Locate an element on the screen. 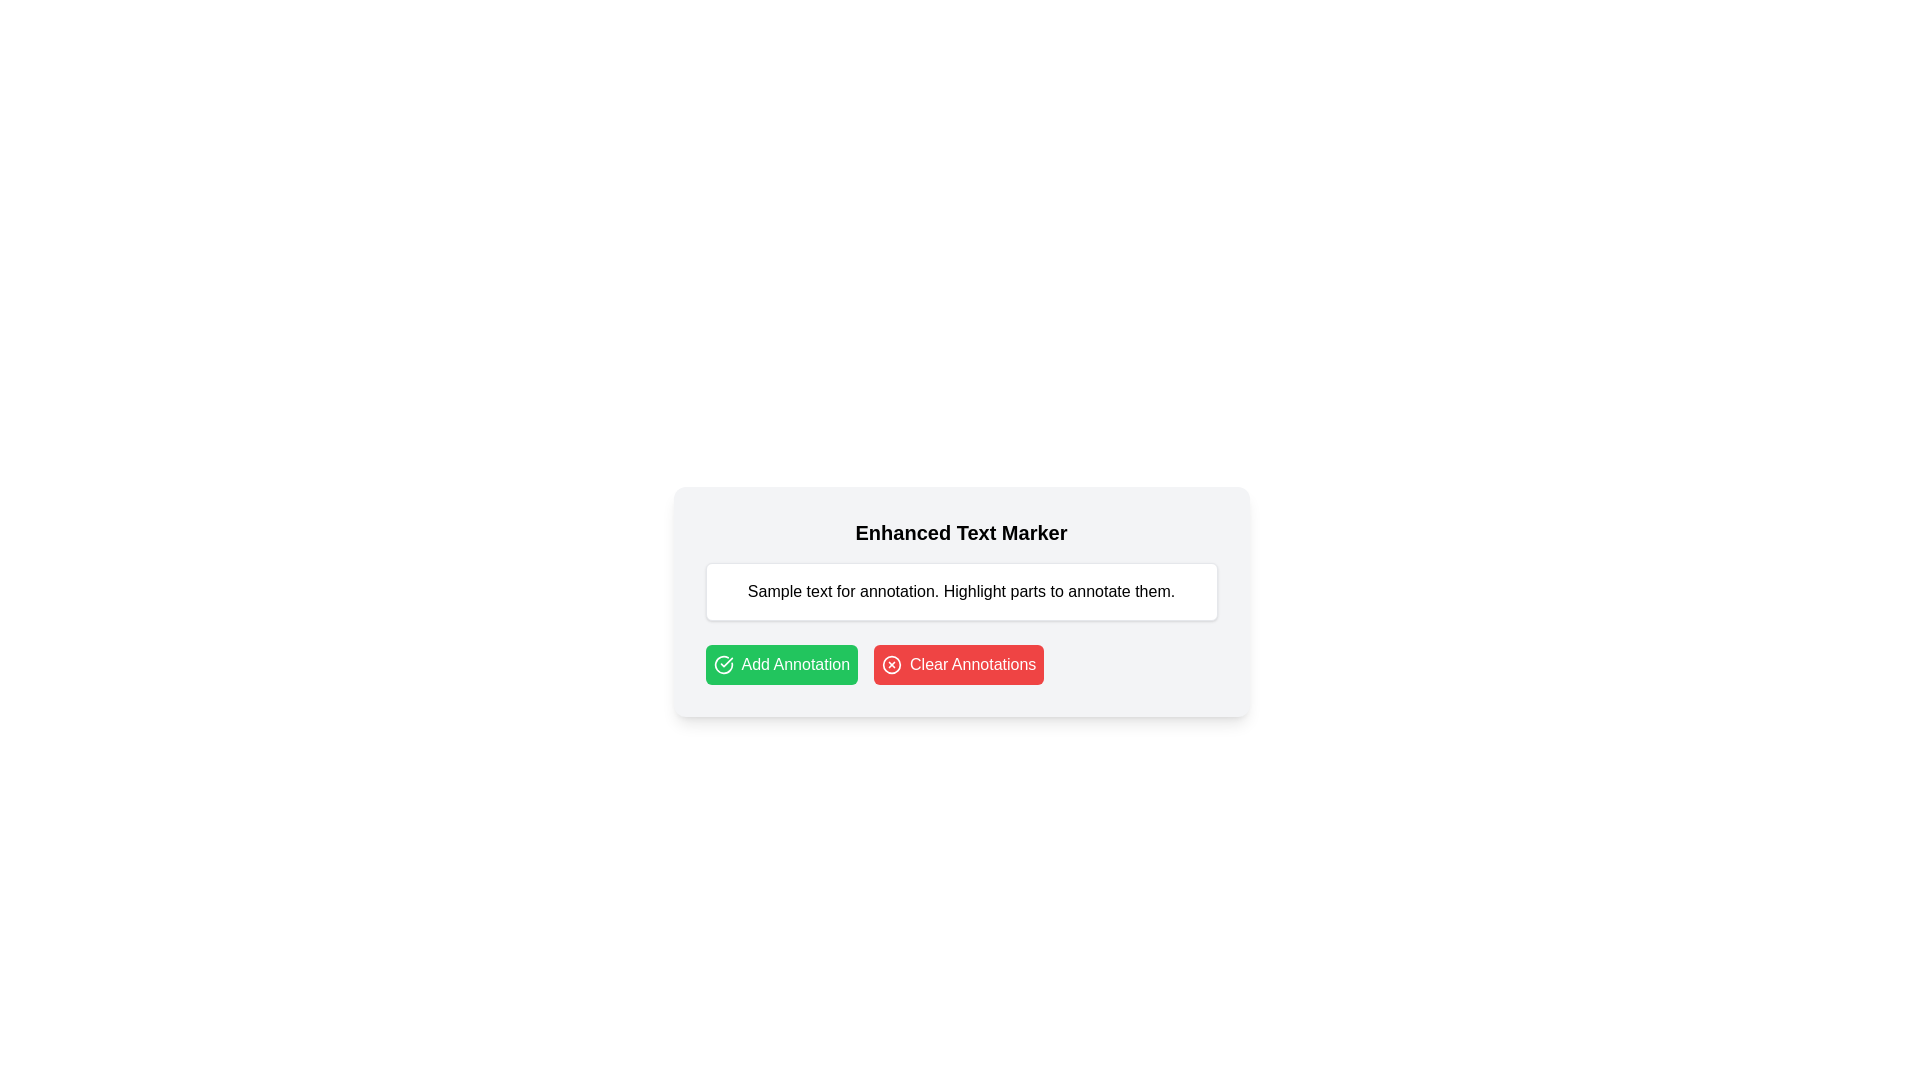 The height and width of the screenshot is (1080, 1920). the narrow vertical space located within the sentence 'Sample text for annotation. Highlight parts to annotate them.' positioned between the words 'Highlight' and 'parts' is located at coordinates (1008, 590).